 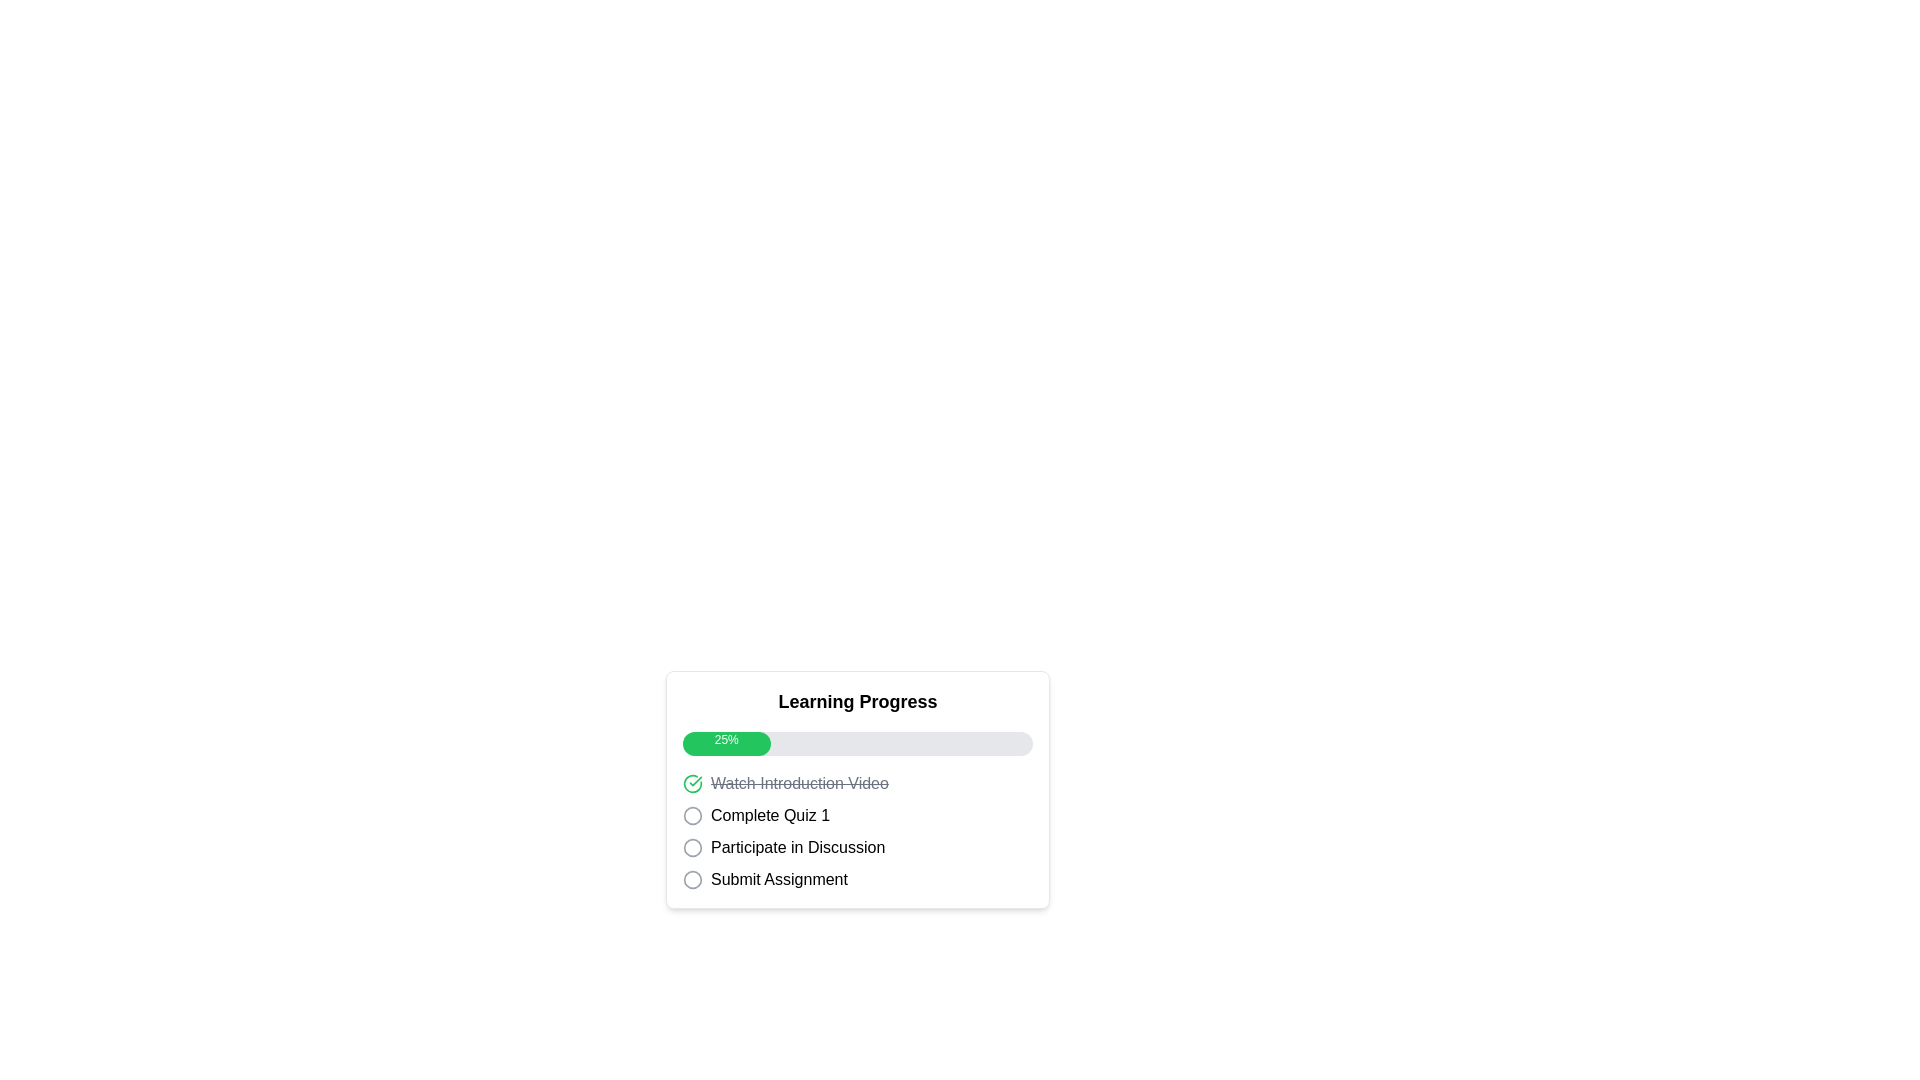 I want to click on the progress bar indicating 25% completion, which is styled with a gray background and a green filled portion, located below the 'Learning Progress' title, so click(x=858, y=744).